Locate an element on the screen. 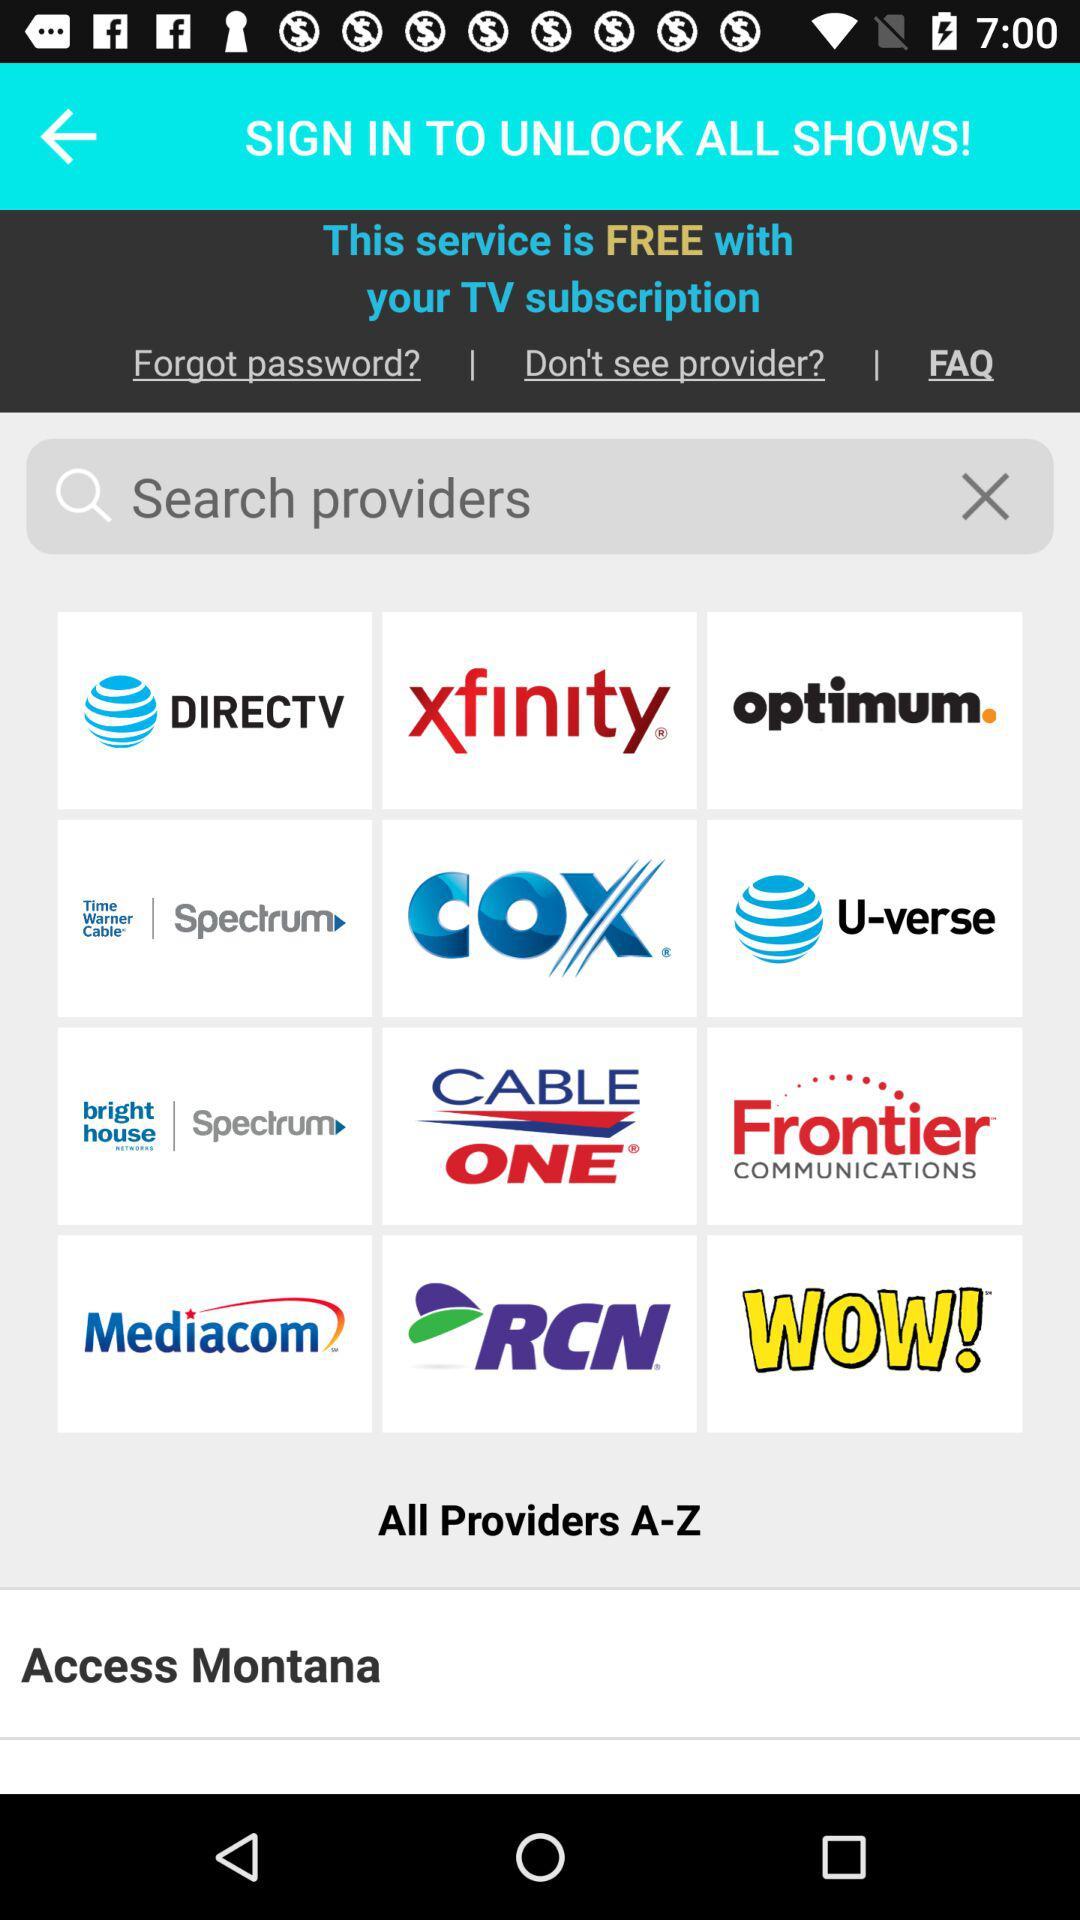 The height and width of the screenshot is (1920, 1080). item below the your tv subscription item is located at coordinates (252, 361).